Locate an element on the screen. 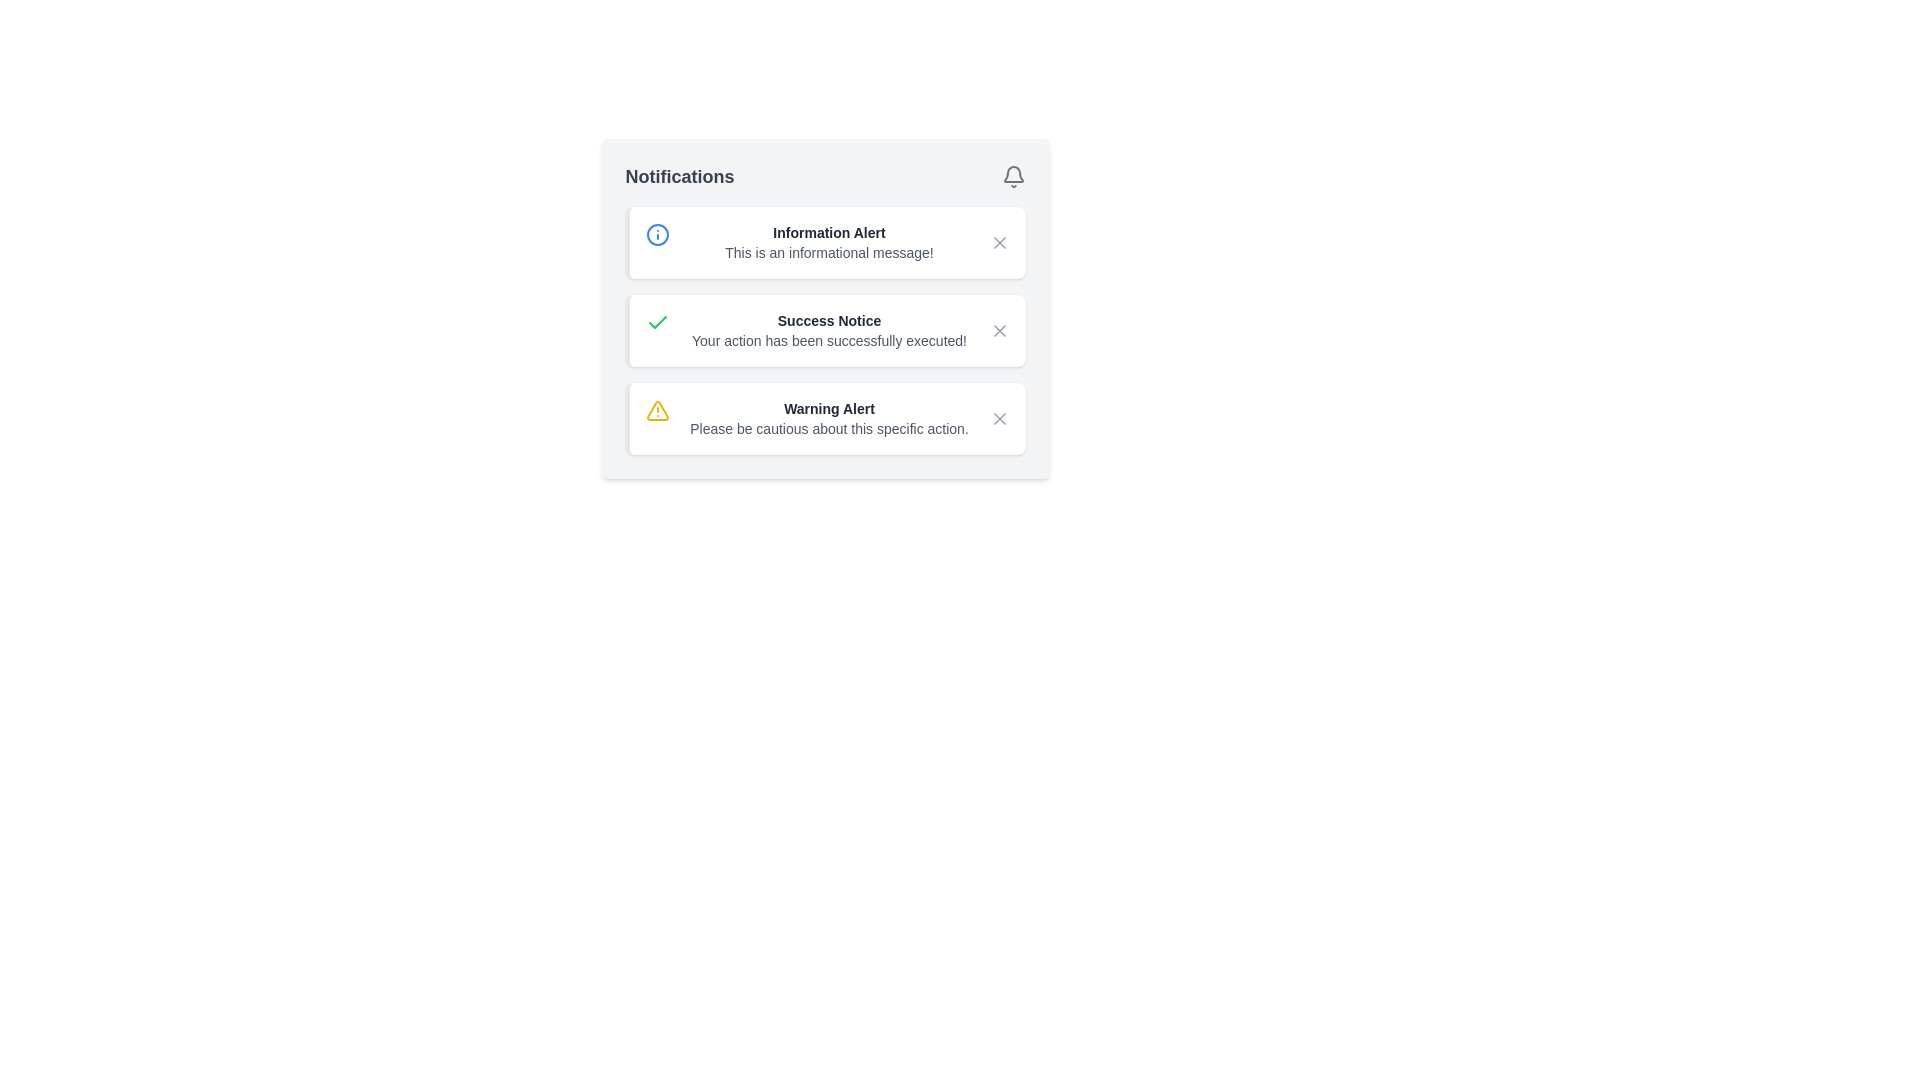 Image resolution: width=1920 pixels, height=1080 pixels. the text label displaying 'This is an informational message!' located within the 'Information Alert' notification card is located at coordinates (829, 252).